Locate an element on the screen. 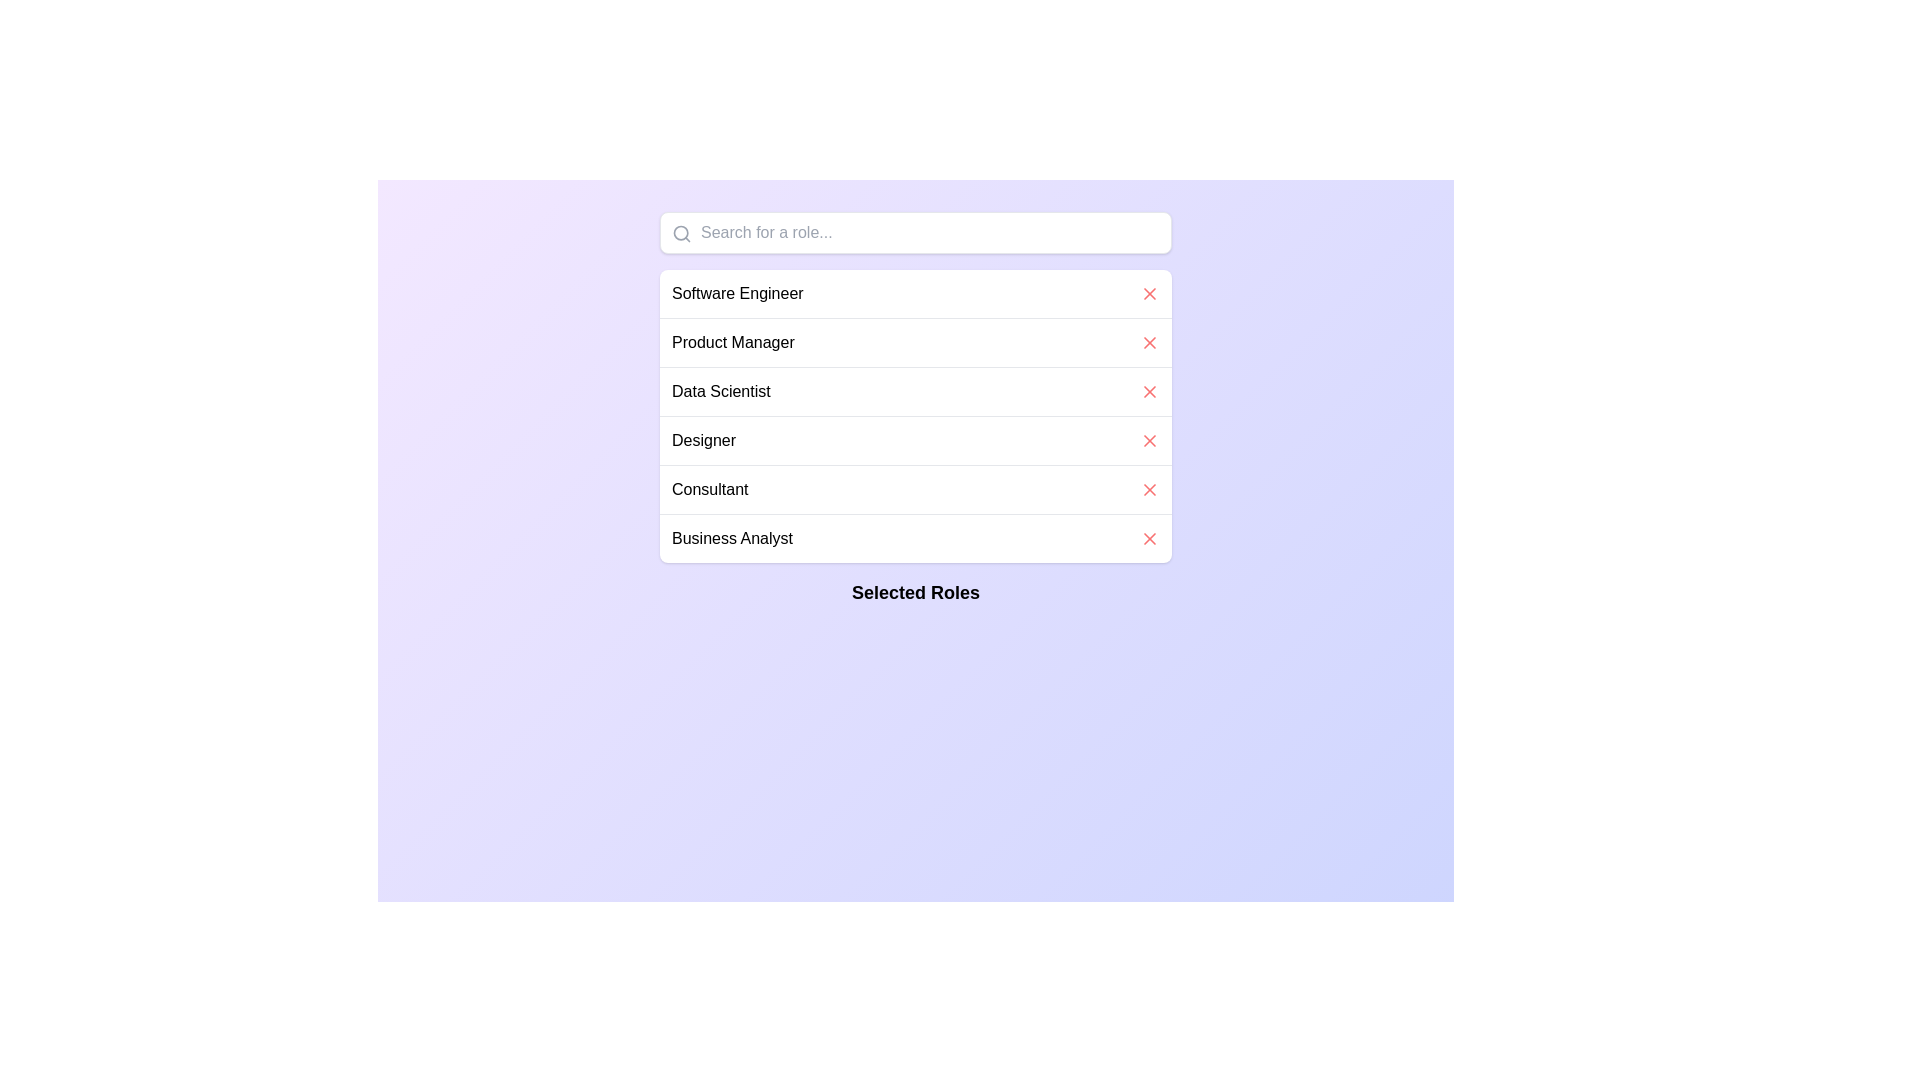  the fourth list item labeled 'Designer' is located at coordinates (915, 438).